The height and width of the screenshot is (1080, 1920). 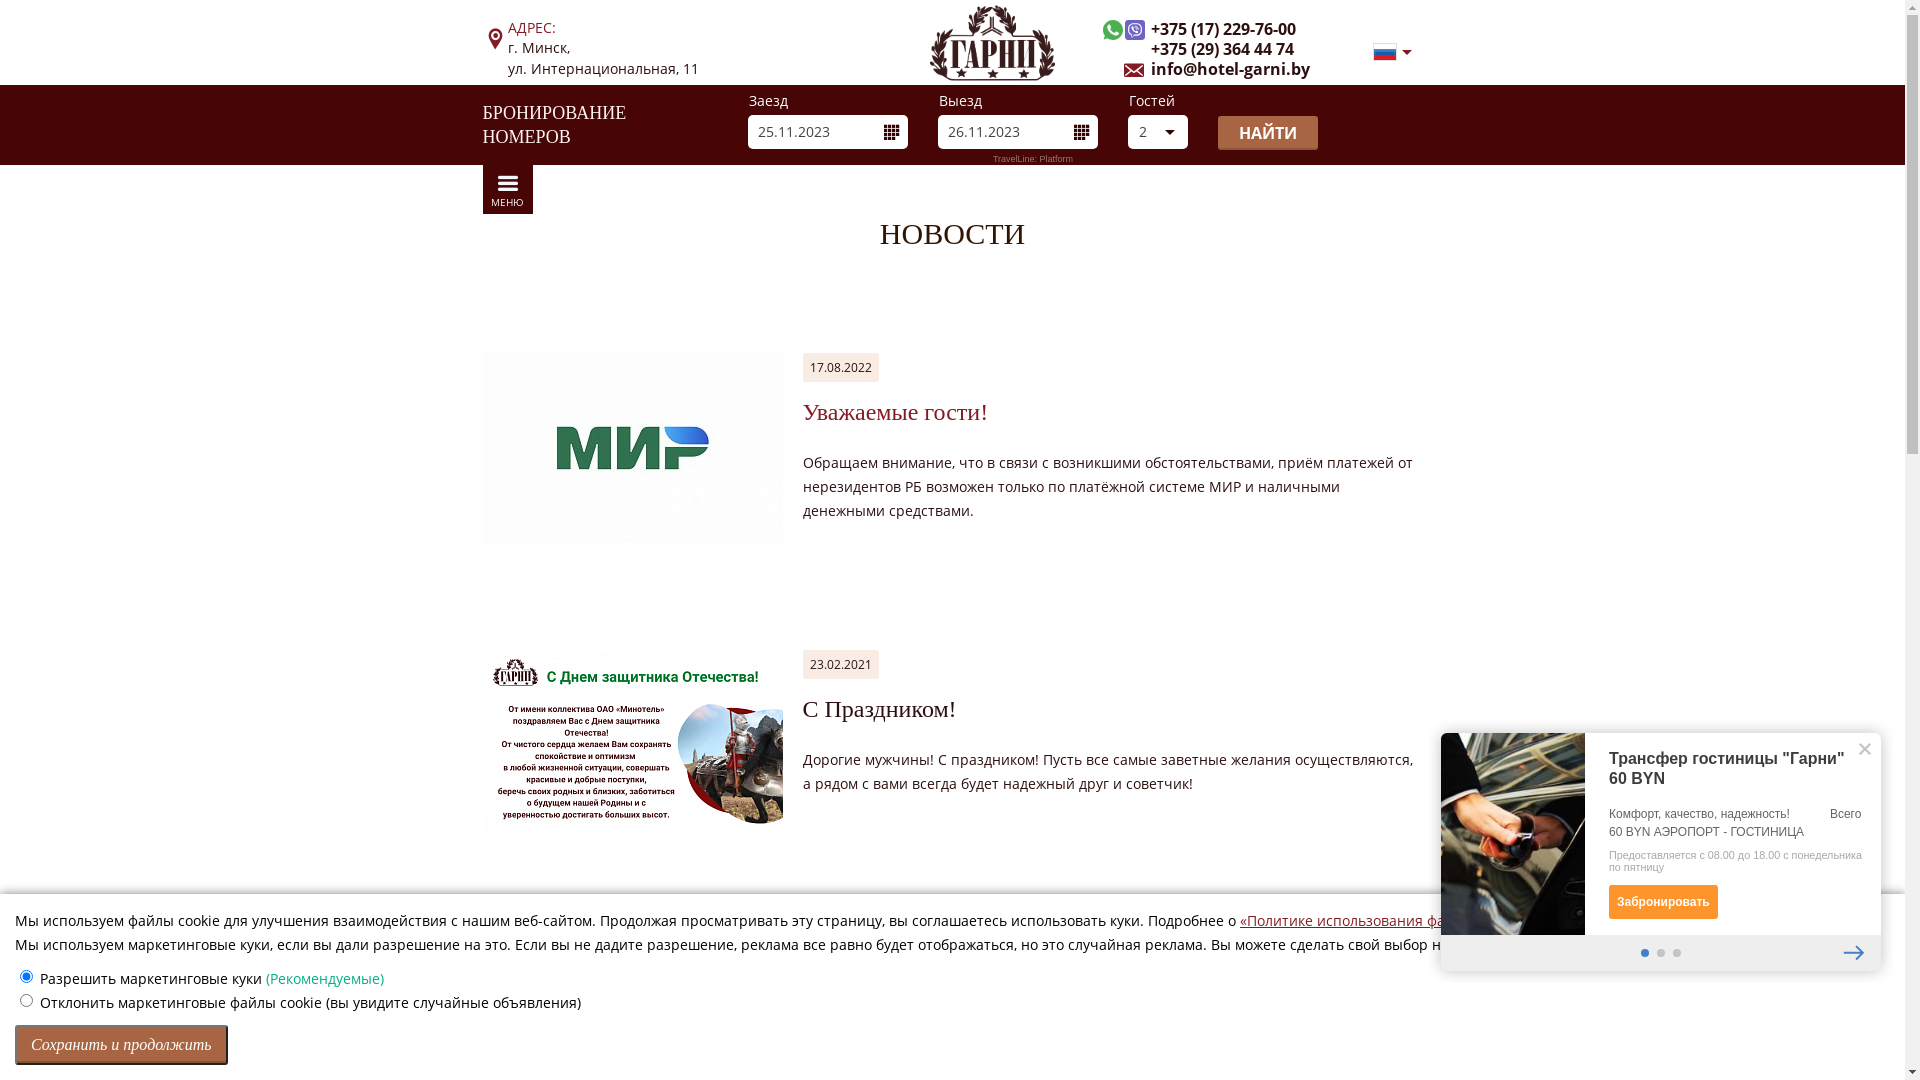 What do you see at coordinates (1122, 49) in the screenshot?
I see `'+375 (29) 364 44 74'` at bounding box center [1122, 49].